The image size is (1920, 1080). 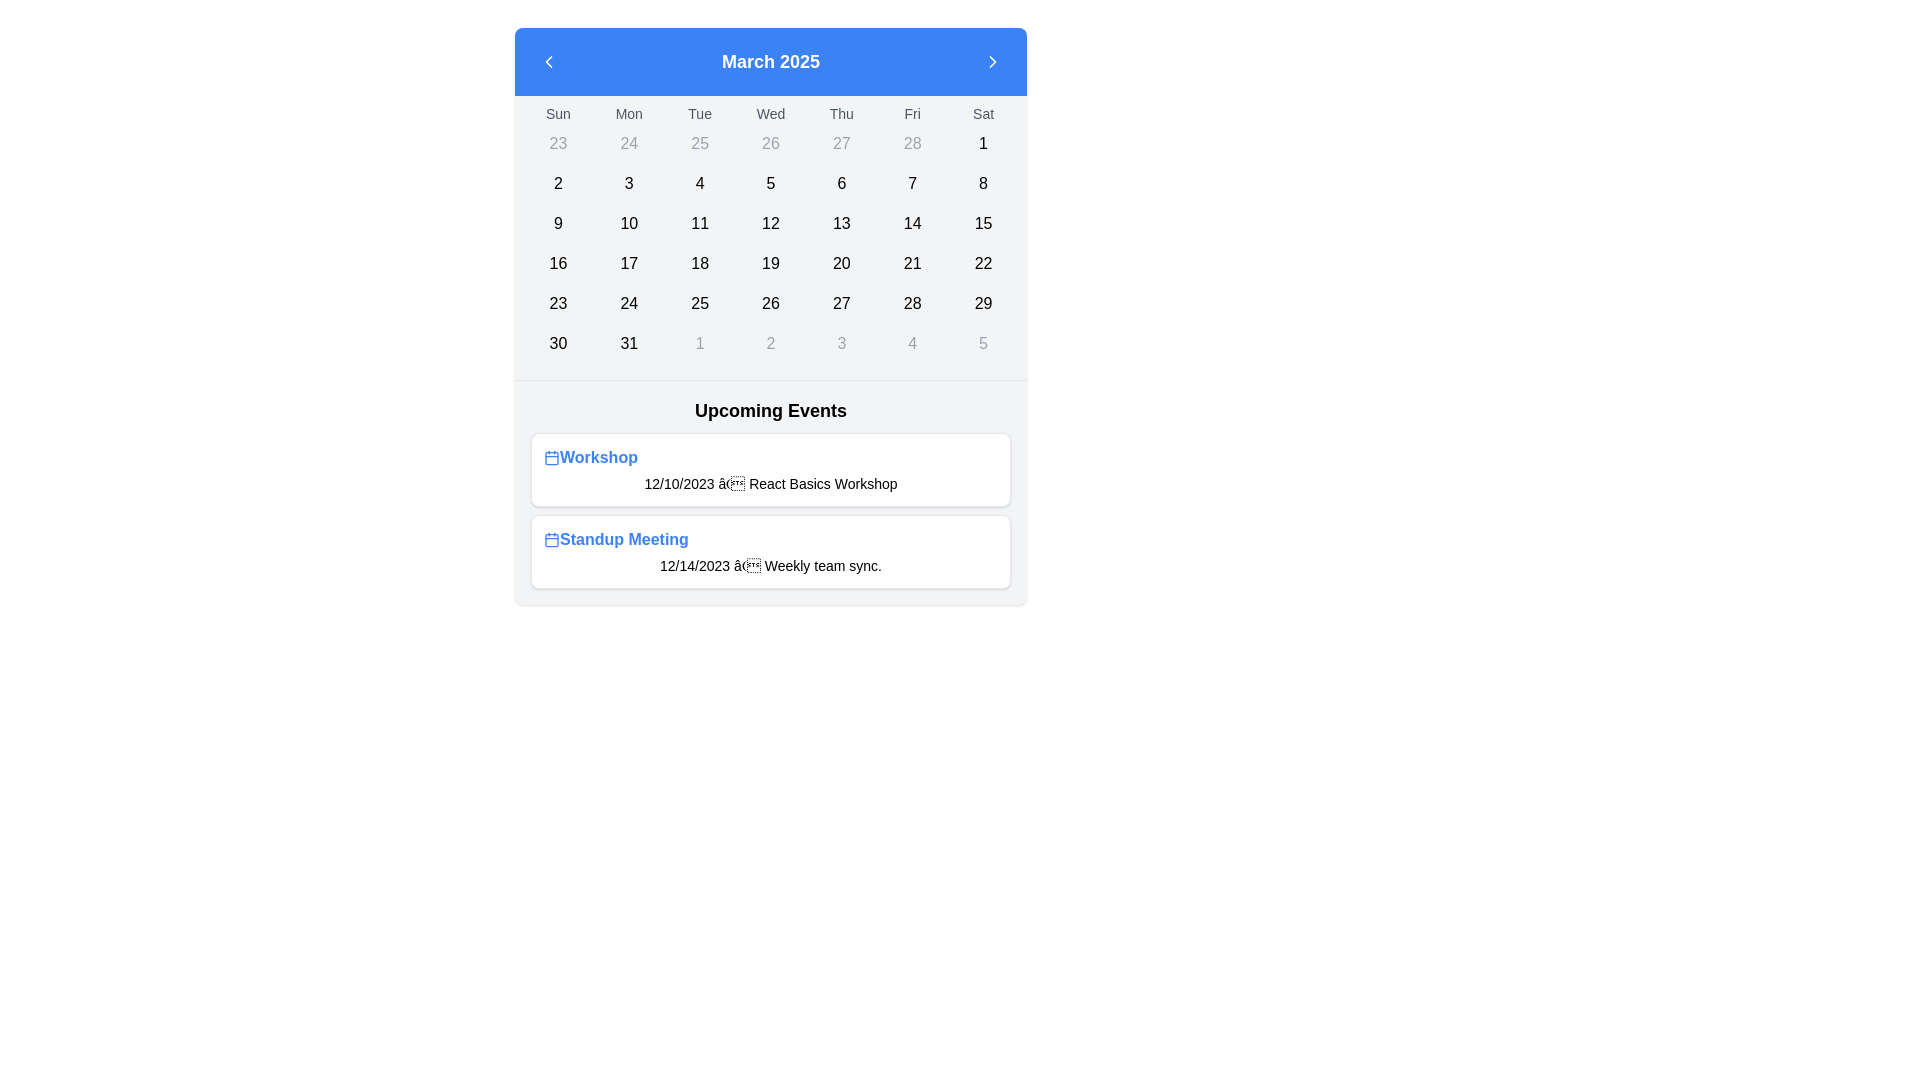 What do you see at coordinates (983, 262) in the screenshot?
I see `the button styled as a selectable calendar cell with the number '22', located in the last column of the fourth row of the calendar grid` at bounding box center [983, 262].